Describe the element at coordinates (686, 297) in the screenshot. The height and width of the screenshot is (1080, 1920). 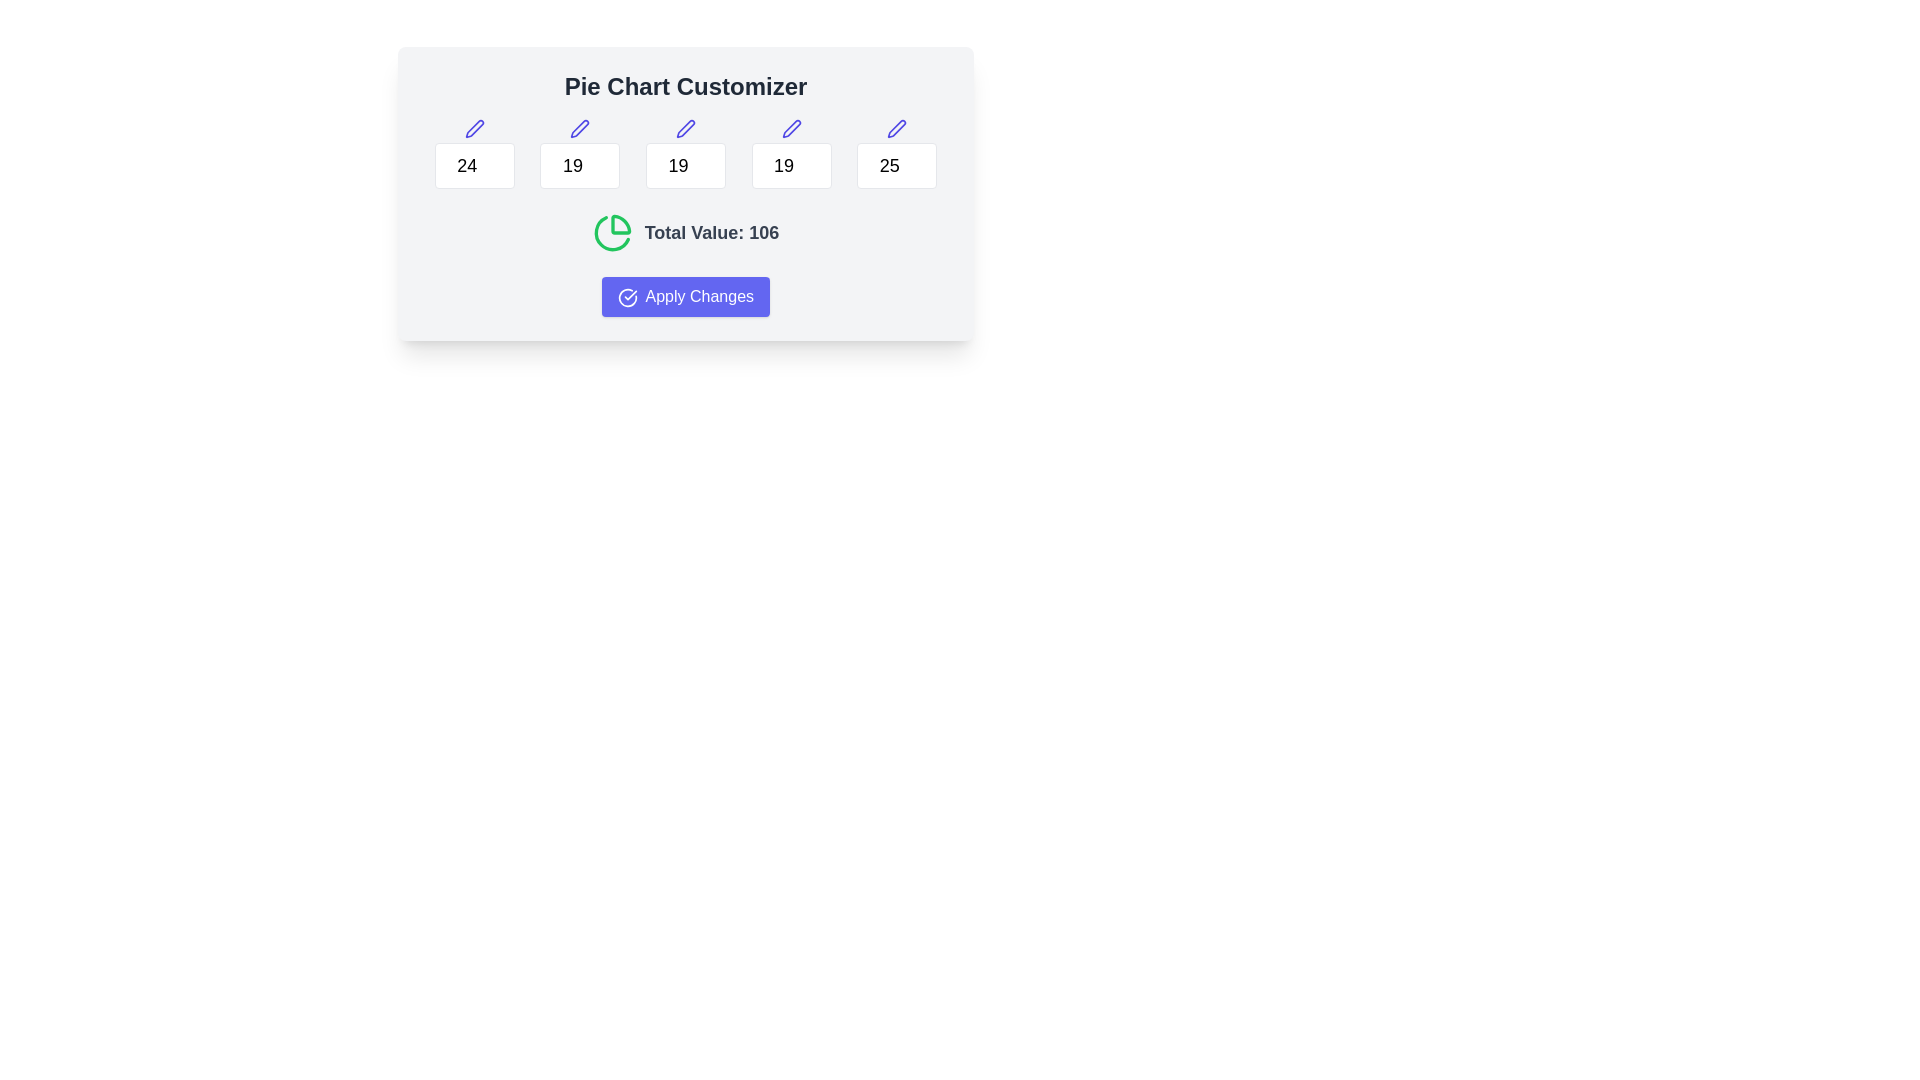
I see `the button located at the bottom center of the 'Pie Chart Customizer' section` at that location.